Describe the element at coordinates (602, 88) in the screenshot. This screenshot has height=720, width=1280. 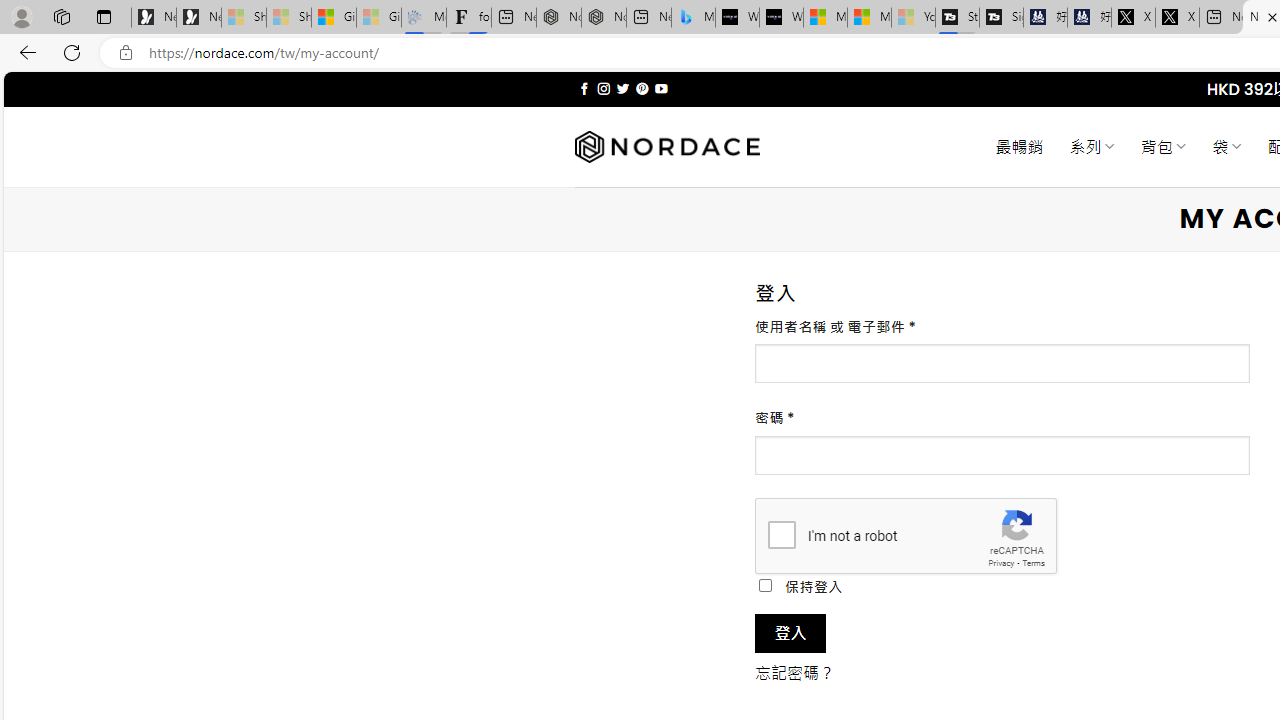
I see `'Follow on Instagram'` at that location.